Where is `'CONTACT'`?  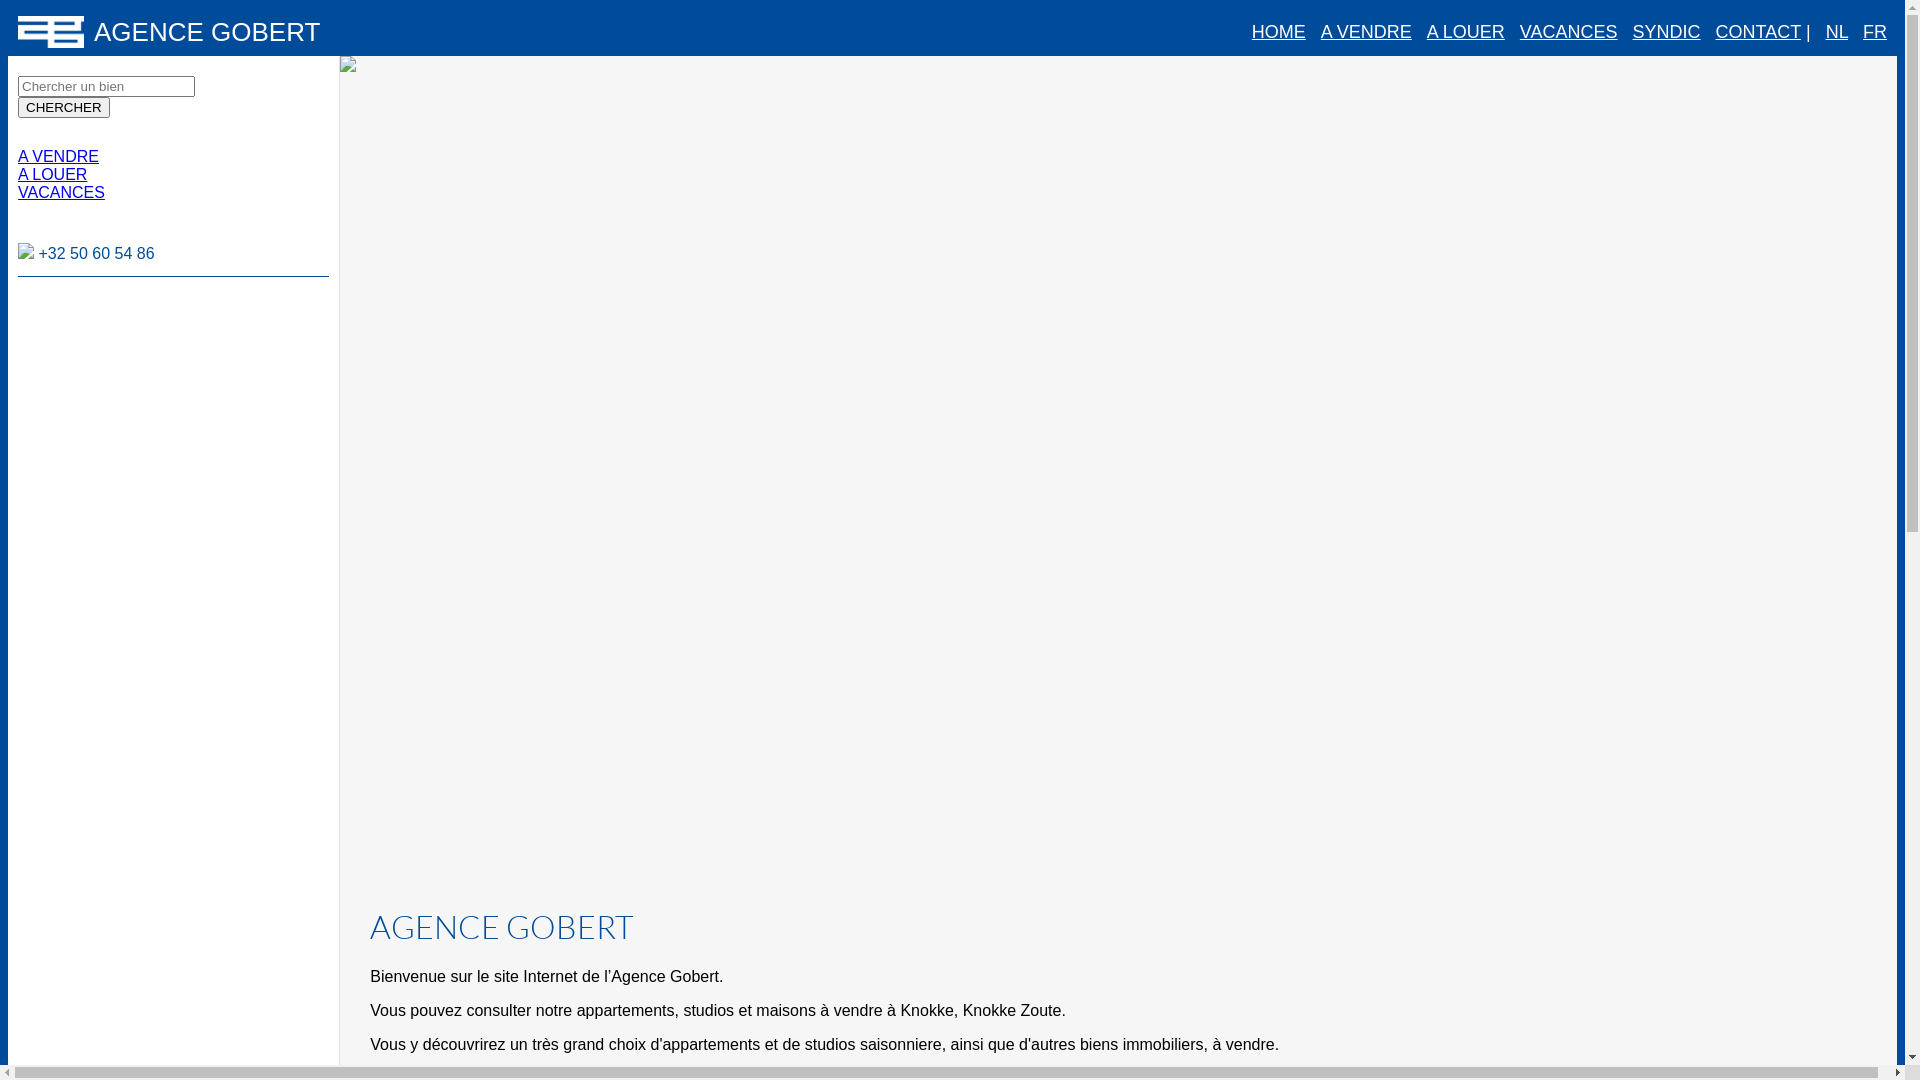 'CONTACT' is located at coordinates (1757, 31).